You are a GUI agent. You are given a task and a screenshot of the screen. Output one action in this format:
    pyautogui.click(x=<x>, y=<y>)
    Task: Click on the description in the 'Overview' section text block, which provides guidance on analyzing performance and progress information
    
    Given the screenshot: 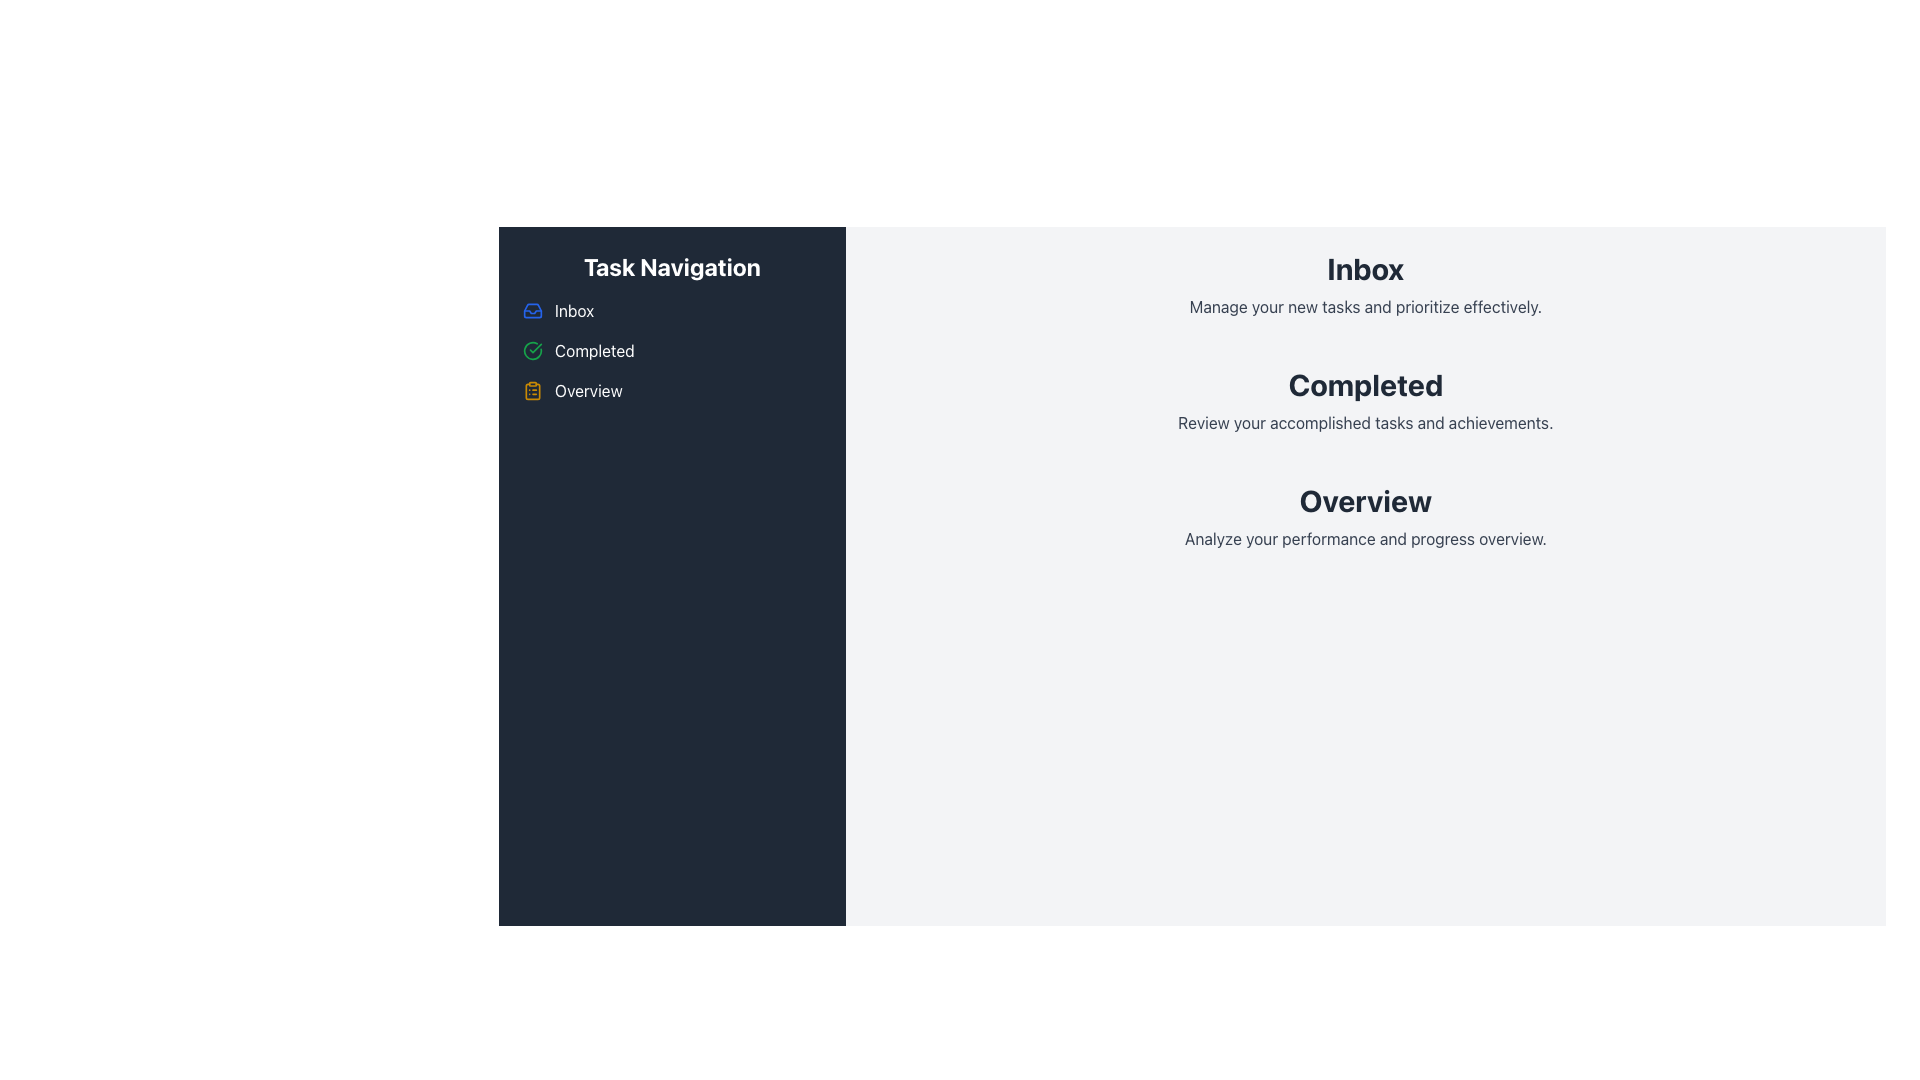 What is the action you would take?
    pyautogui.click(x=1364, y=515)
    